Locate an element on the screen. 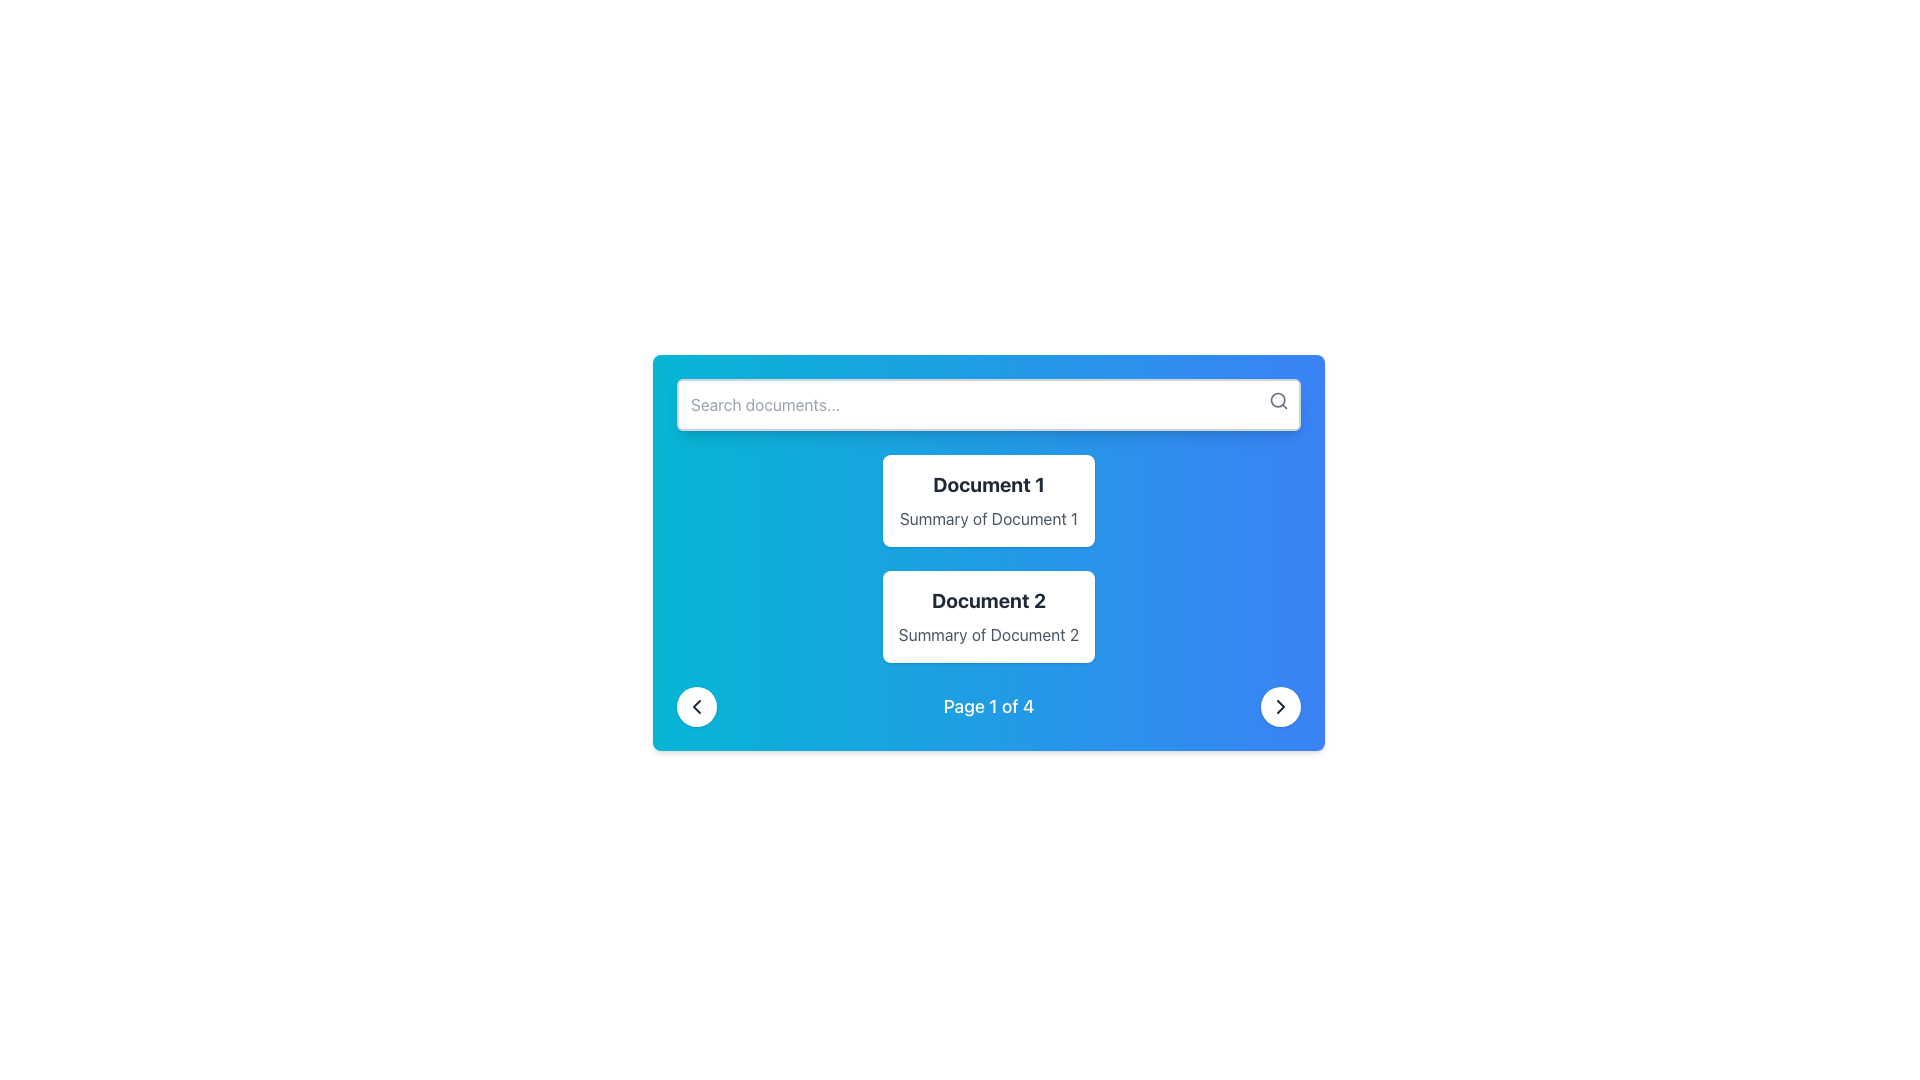 Image resolution: width=1920 pixels, height=1080 pixels. the text element reading 'Summary of Document 2', which is styled in gray and located beneath the title 'Document 2' within a white card is located at coordinates (988, 635).